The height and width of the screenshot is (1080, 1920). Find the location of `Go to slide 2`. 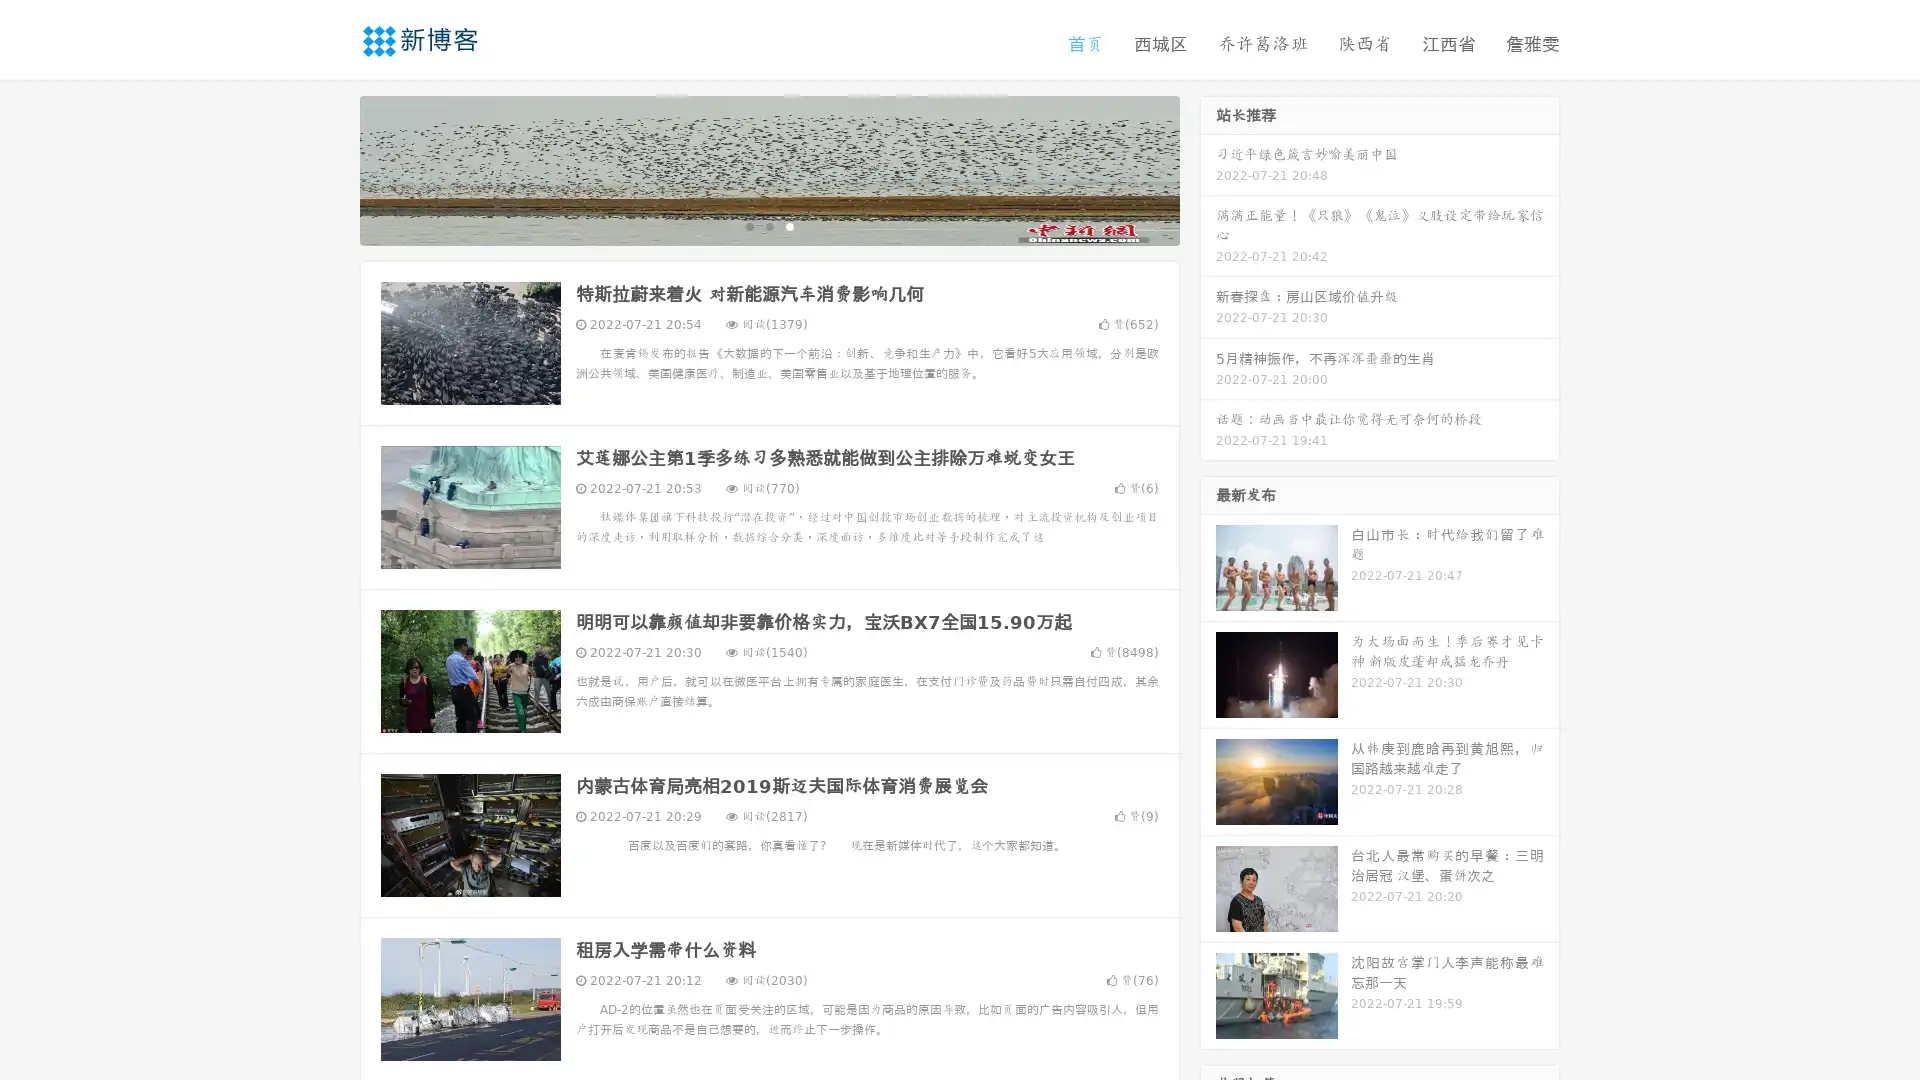

Go to slide 2 is located at coordinates (768, 225).